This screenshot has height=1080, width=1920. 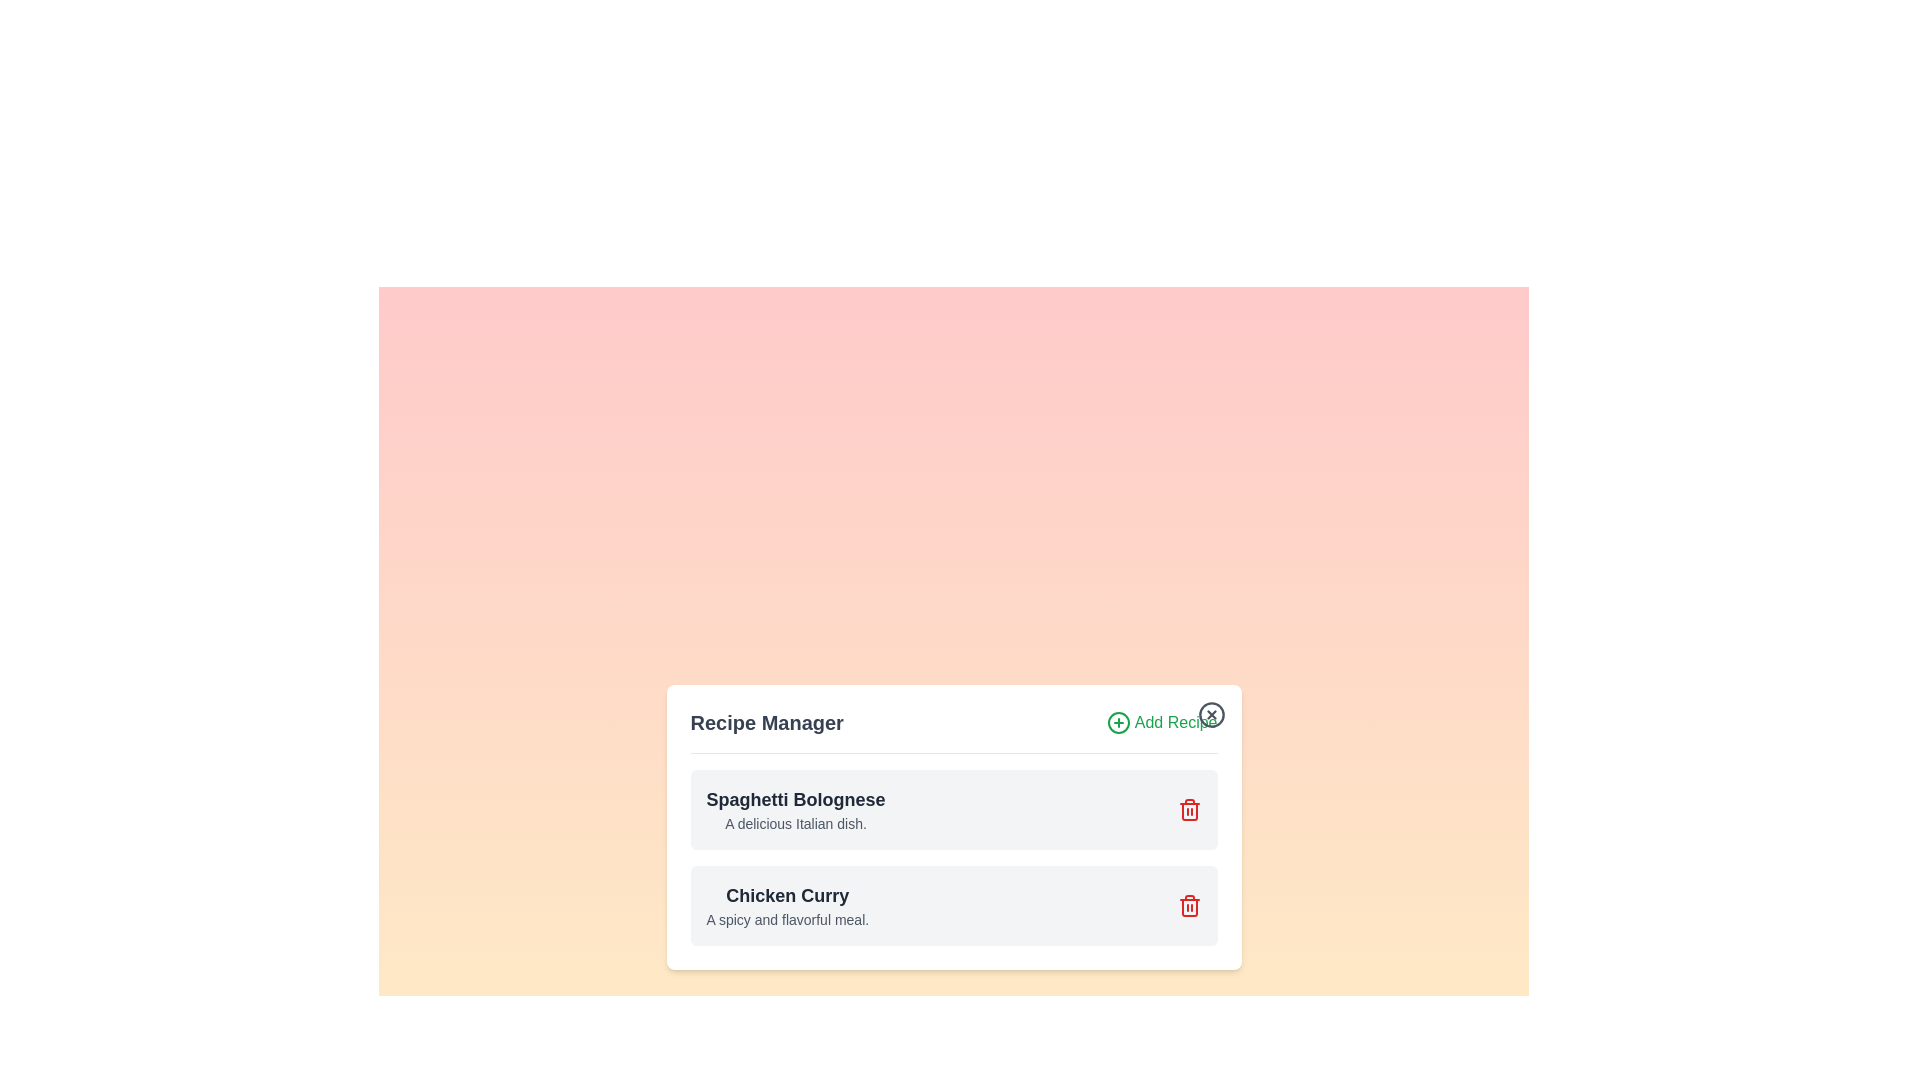 What do you see at coordinates (786, 905) in the screenshot?
I see `text block displaying the title 'Chicken Curry' and the description 'A spicy and flavorful meal.' located in the Recipe Manager section, under the Spaghetti Bolognese entry` at bounding box center [786, 905].